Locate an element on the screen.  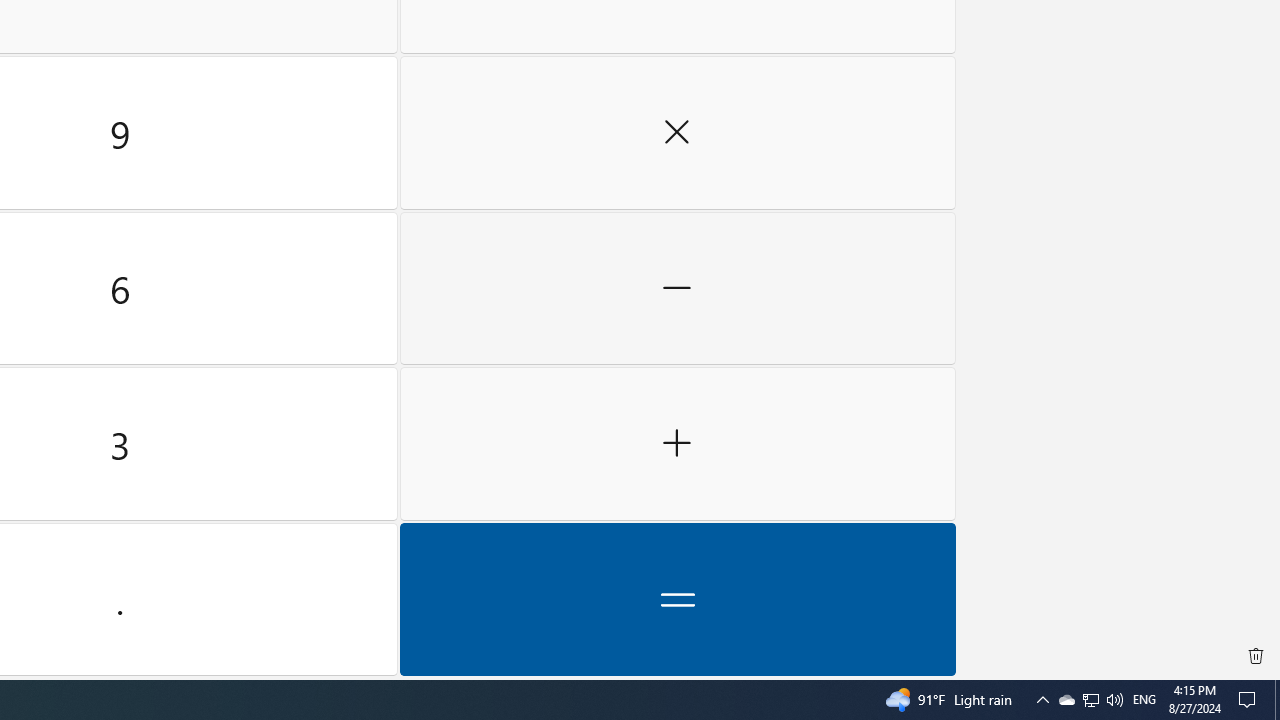
'Equals' is located at coordinates (677, 598).